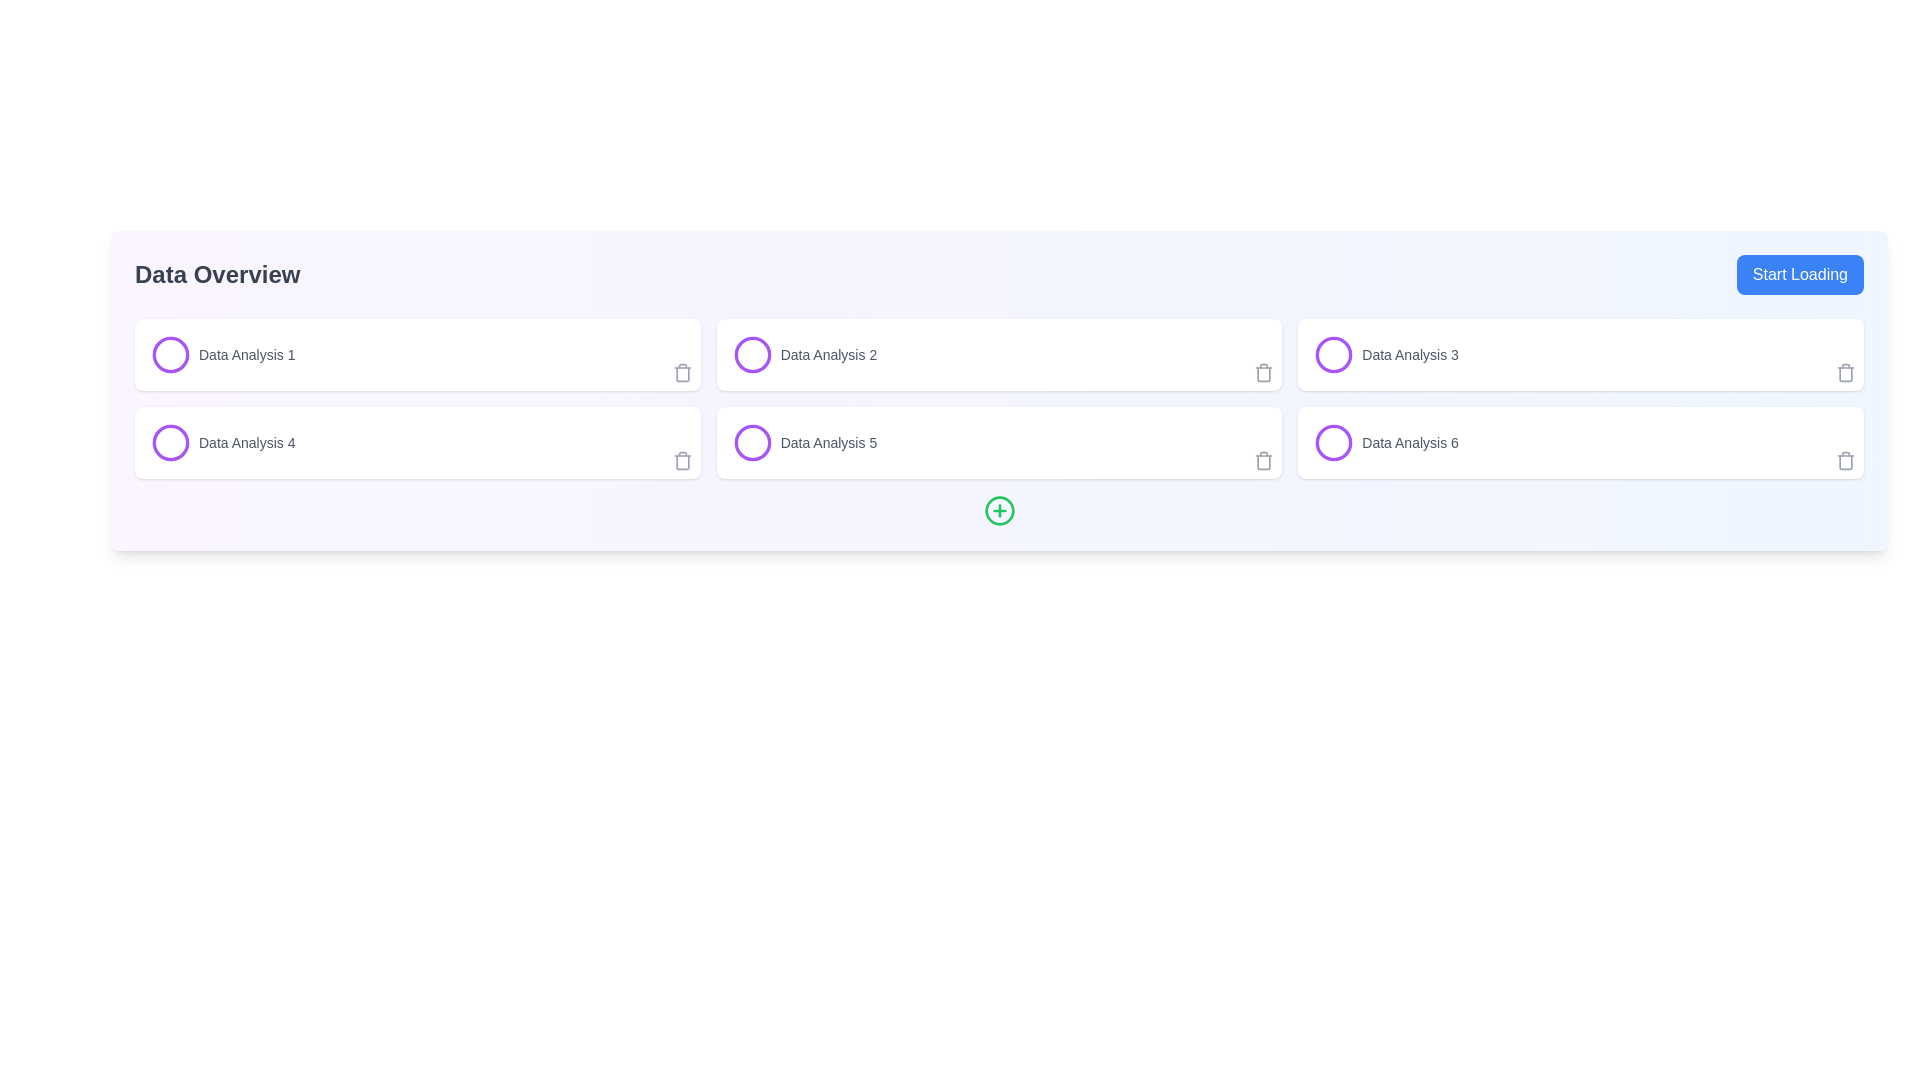 The width and height of the screenshot is (1920, 1080). Describe the element at coordinates (999, 509) in the screenshot. I see `the add or create button` at that location.